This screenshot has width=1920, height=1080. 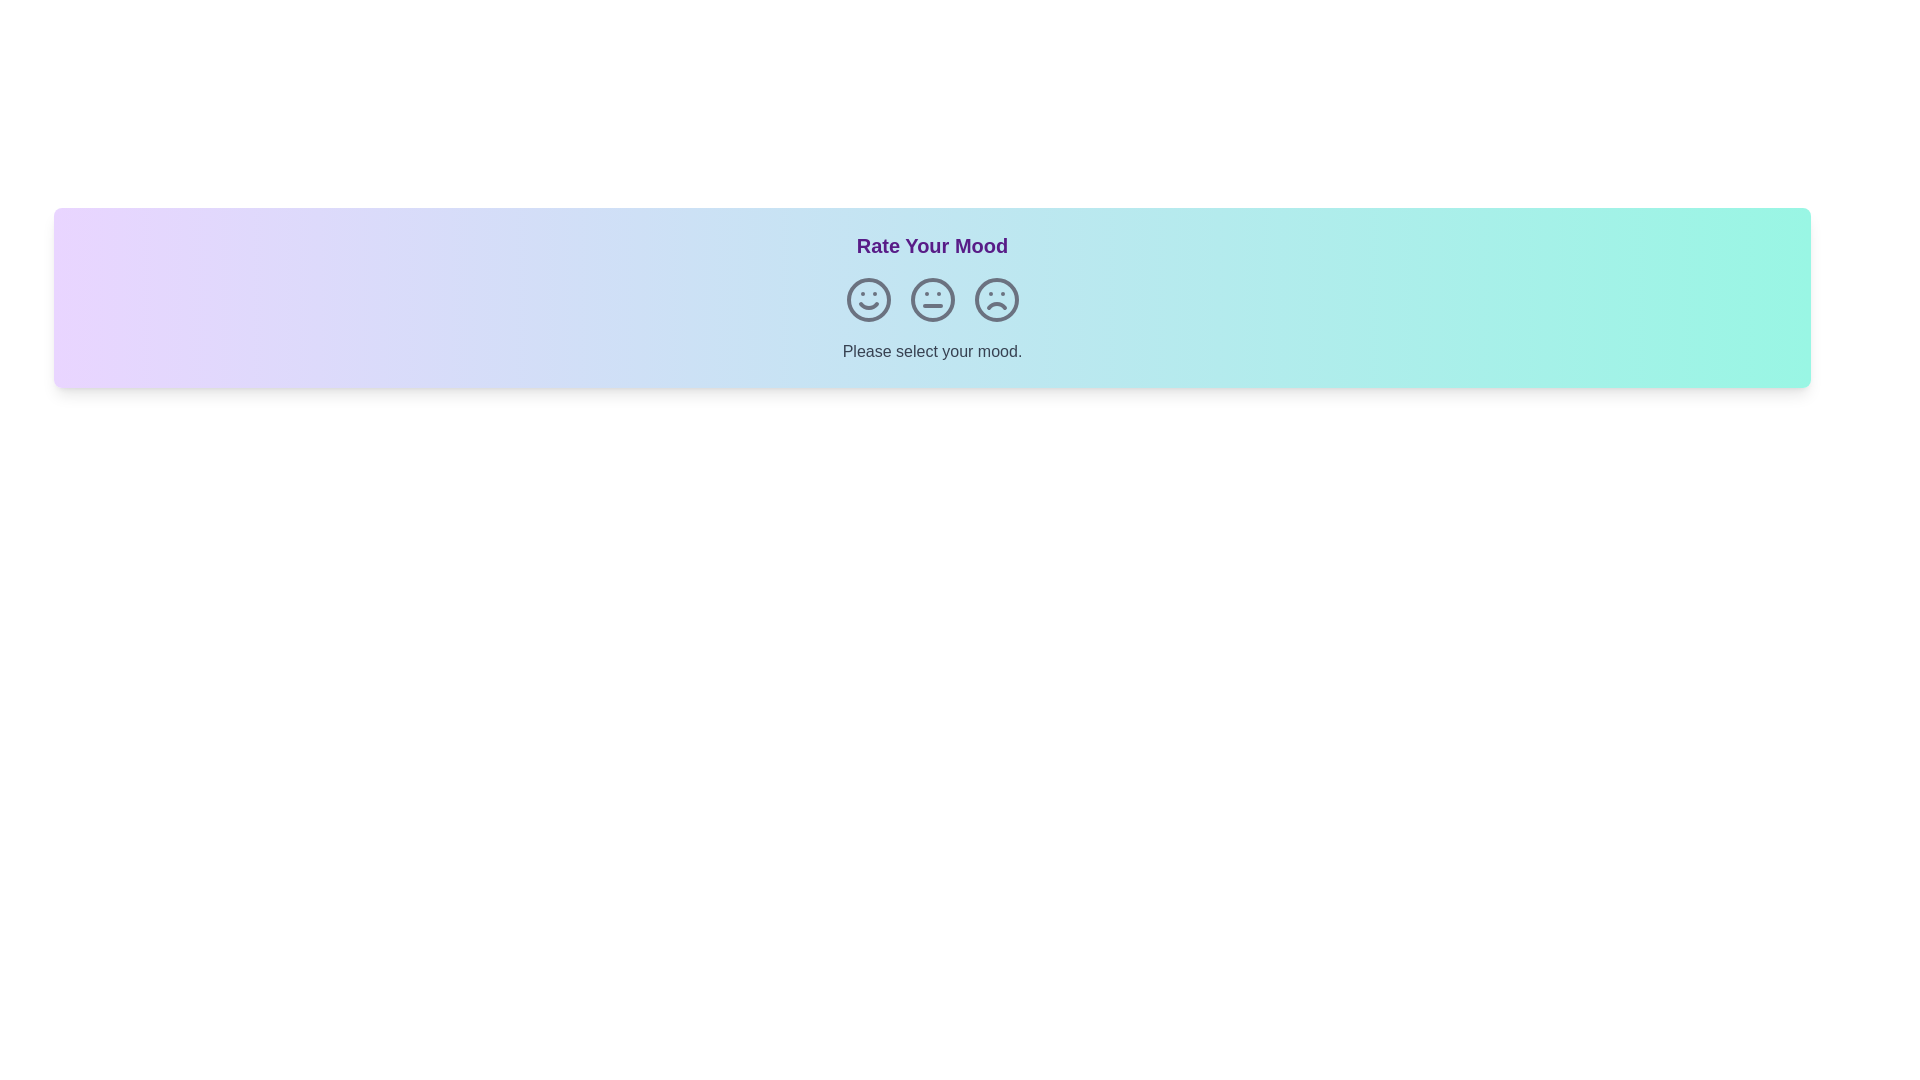 What do you see at coordinates (931, 300) in the screenshot?
I see `the mood rating button corresponding to neutral` at bounding box center [931, 300].